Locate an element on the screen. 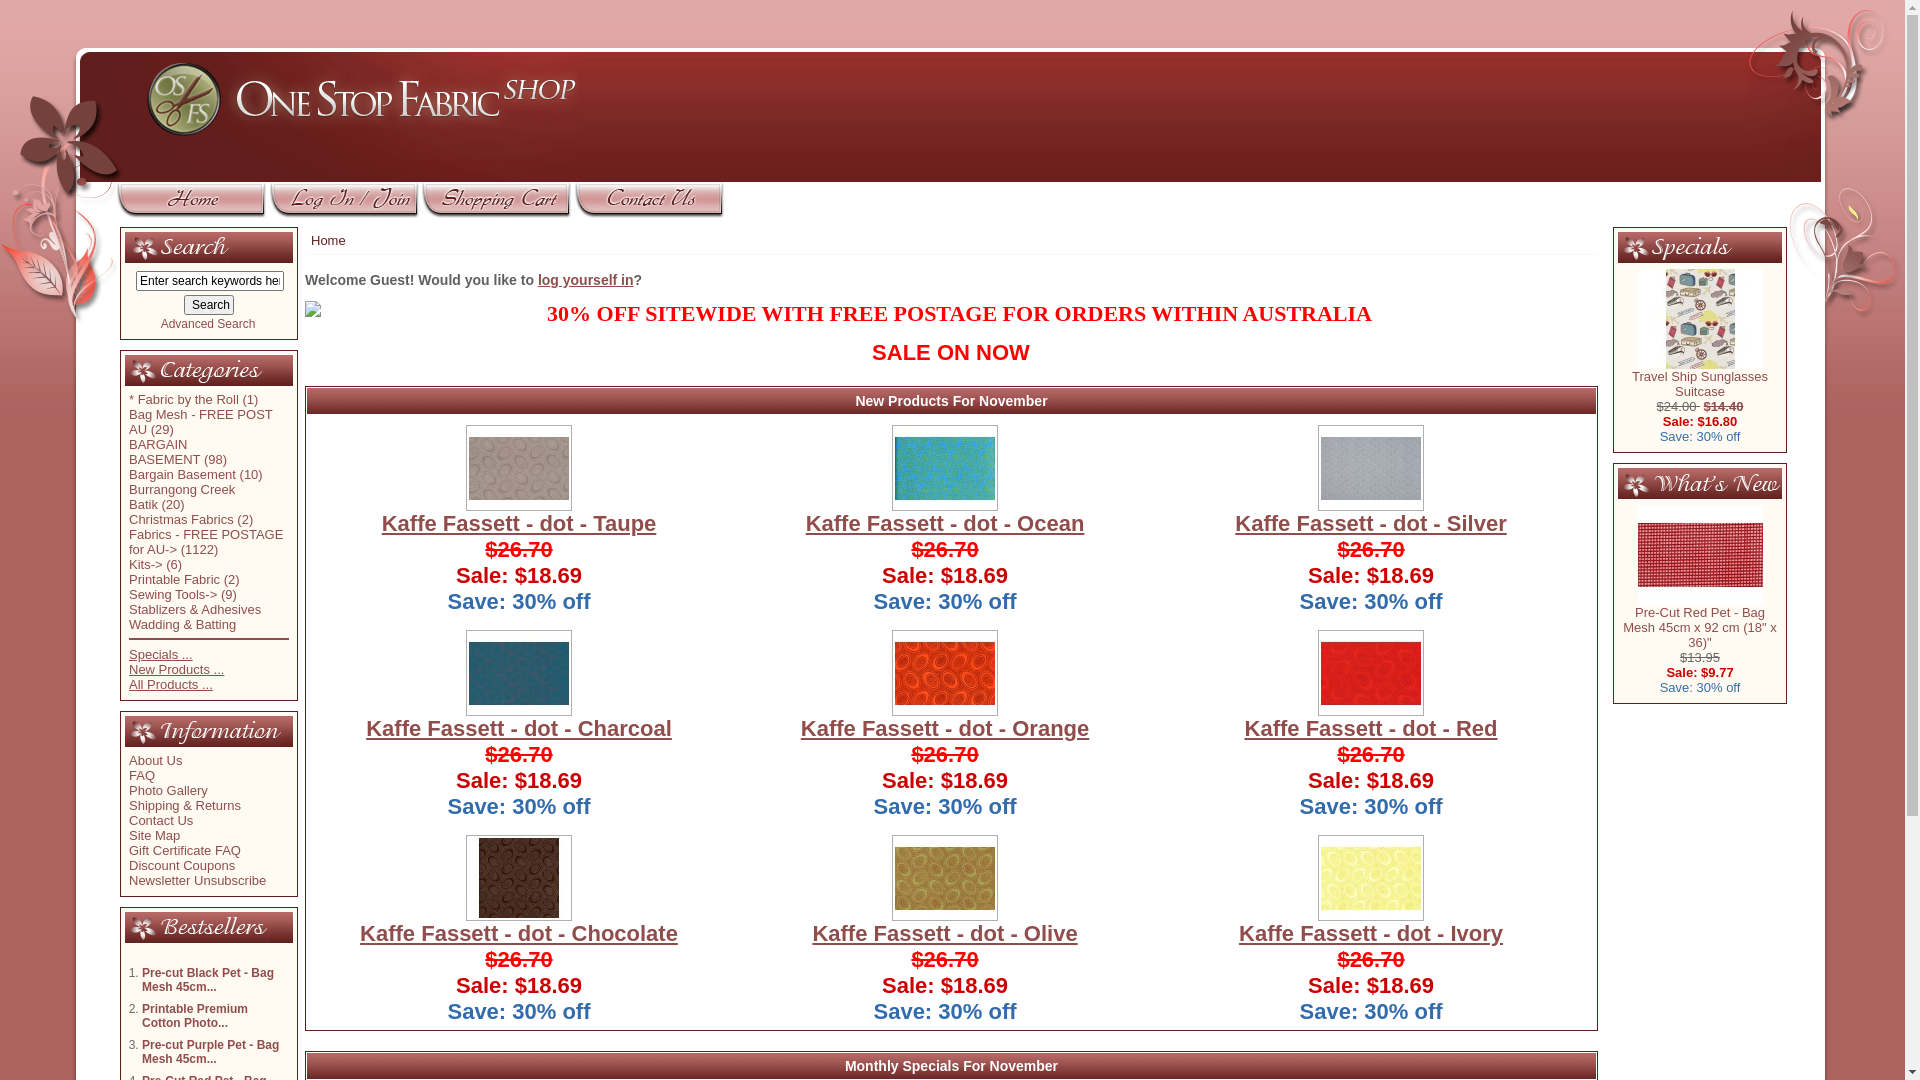 The width and height of the screenshot is (1920, 1080). 'Site Map' is located at coordinates (153, 835).